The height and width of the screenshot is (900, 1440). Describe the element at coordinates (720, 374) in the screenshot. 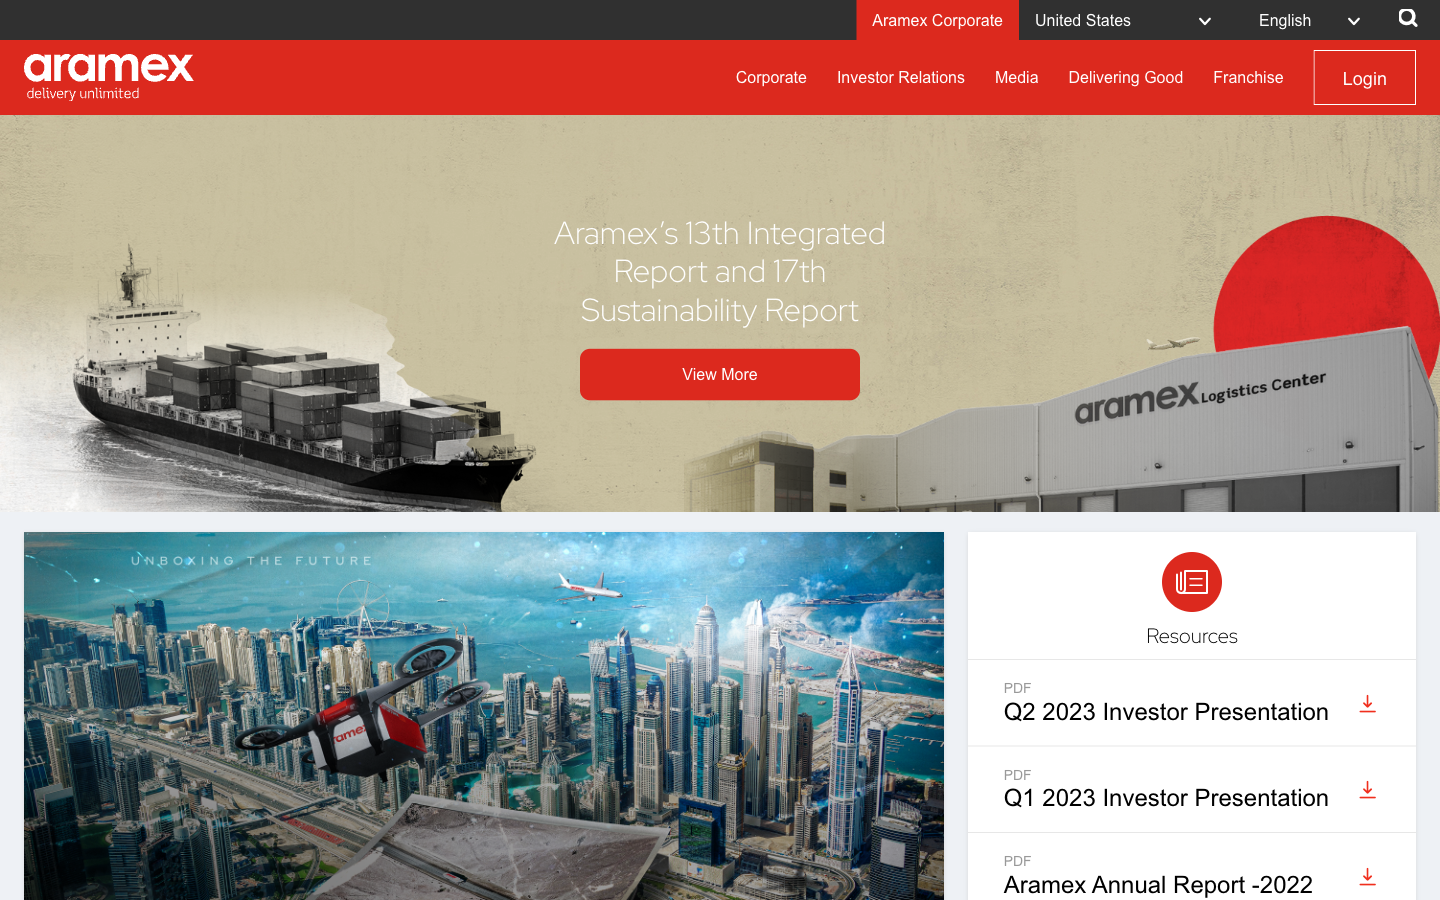

I see `the "view more" option for the 13th Integrated Report and 17th Sustainability Report of Aramex` at that location.